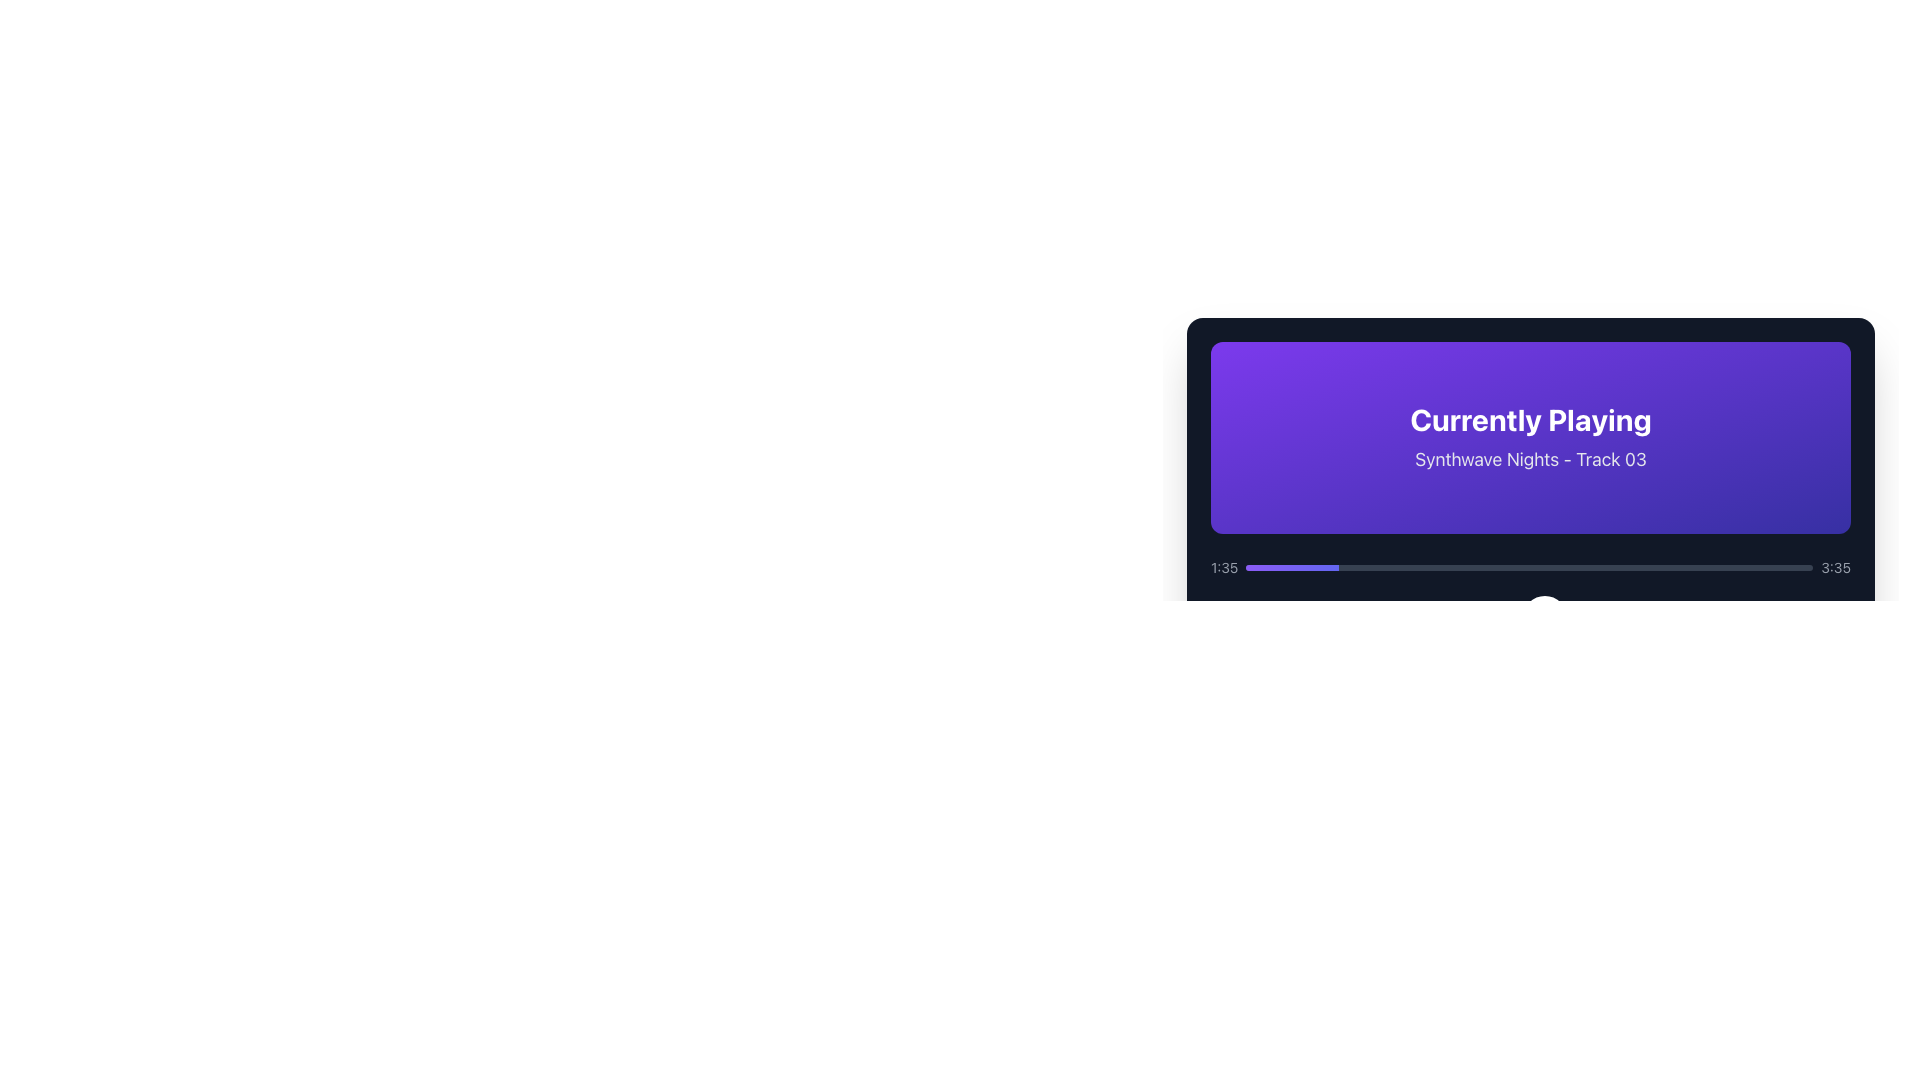  I want to click on displayed time from the text display showing '1:35' in light gray color, positioned at the left end of the progress bar component, so click(1223, 567).